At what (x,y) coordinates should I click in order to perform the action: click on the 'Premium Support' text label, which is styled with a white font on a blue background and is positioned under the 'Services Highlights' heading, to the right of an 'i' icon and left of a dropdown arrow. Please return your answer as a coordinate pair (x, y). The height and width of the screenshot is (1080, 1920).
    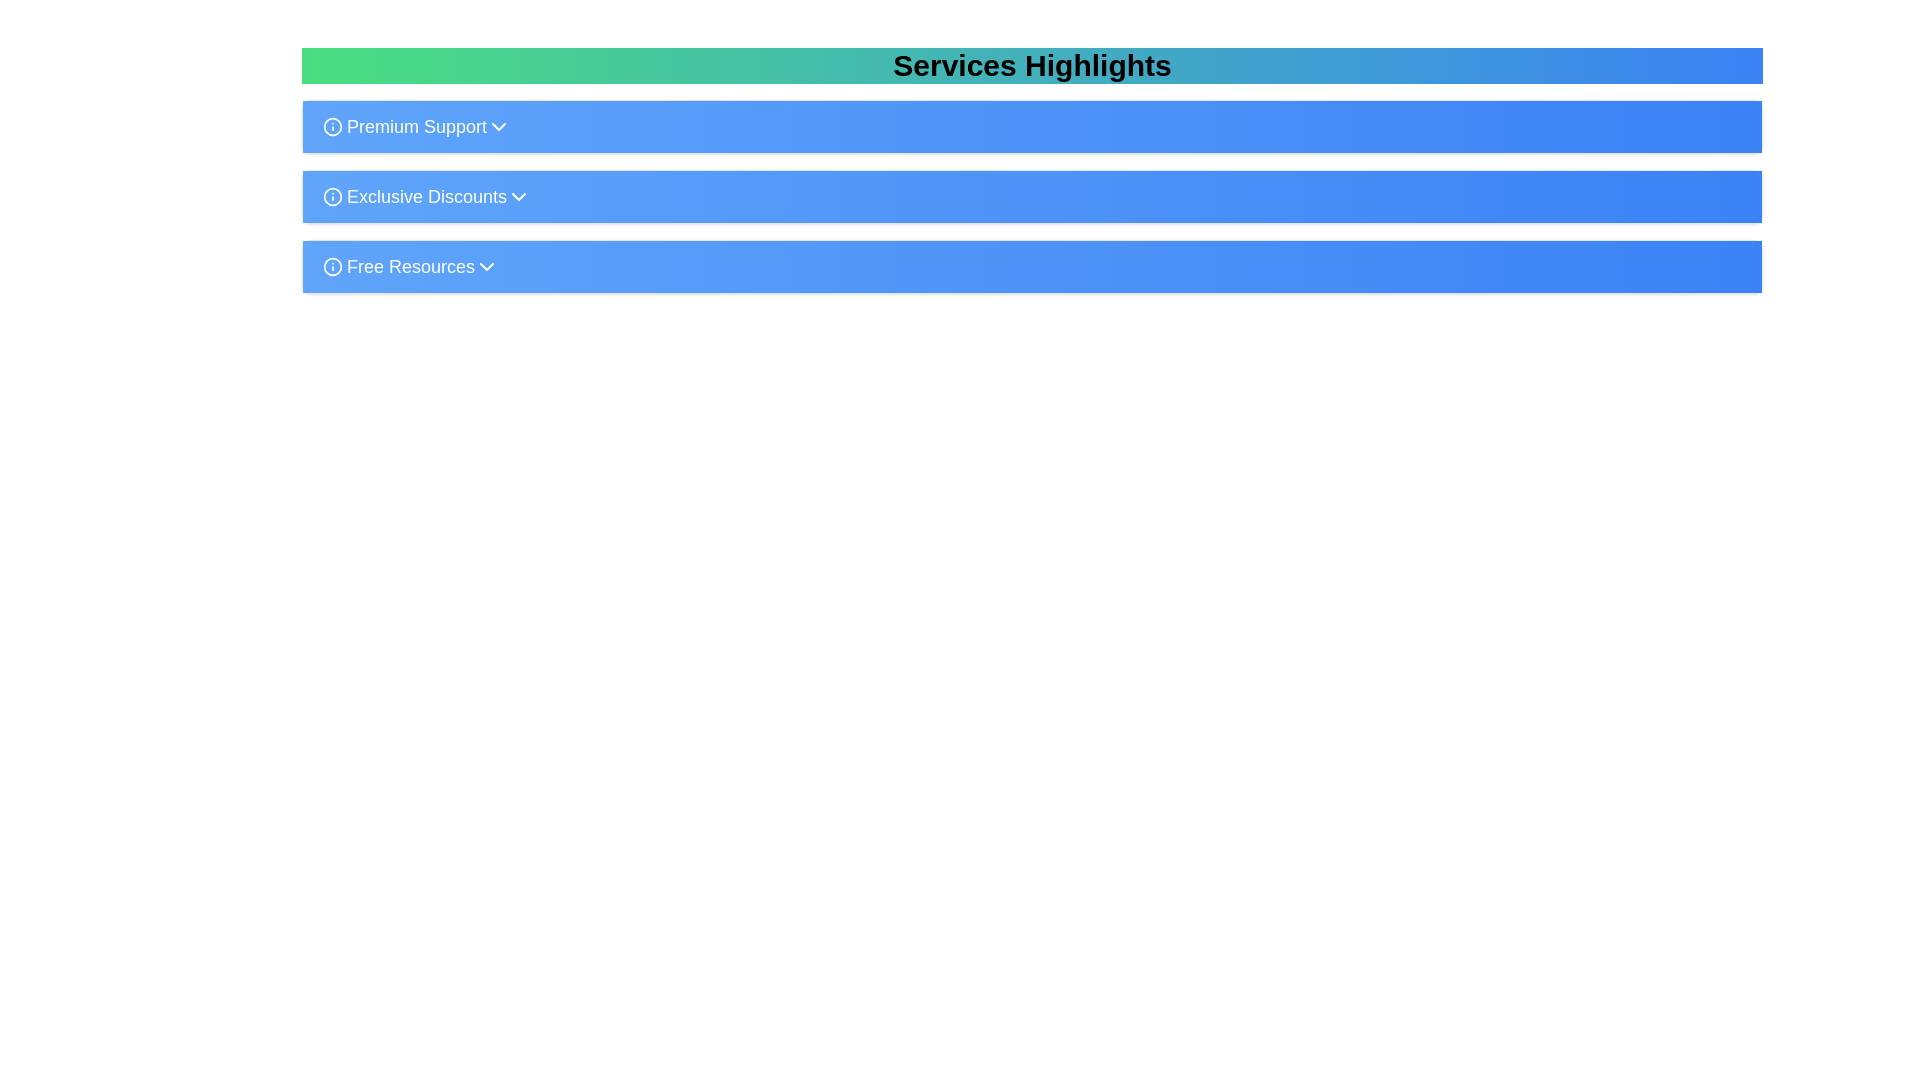
    Looking at the image, I should click on (416, 127).